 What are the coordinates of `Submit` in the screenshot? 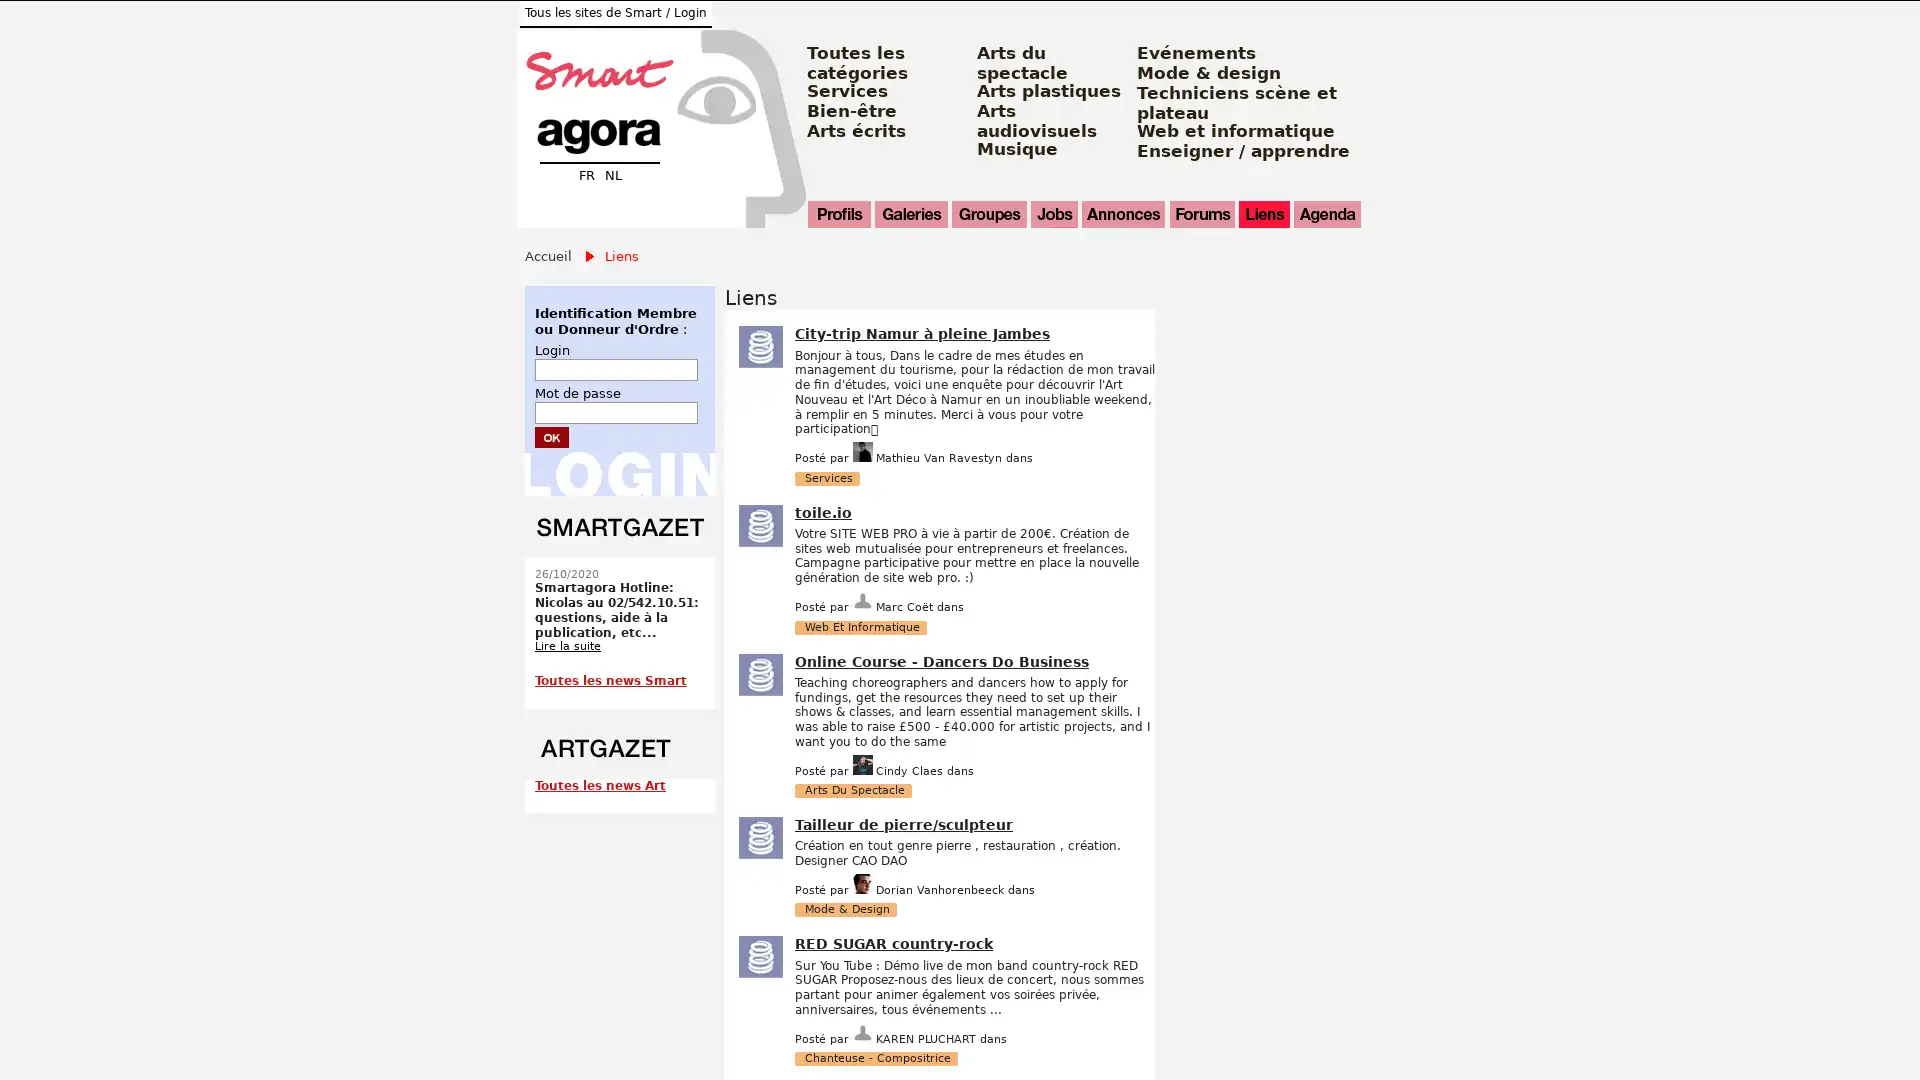 It's located at (552, 435).